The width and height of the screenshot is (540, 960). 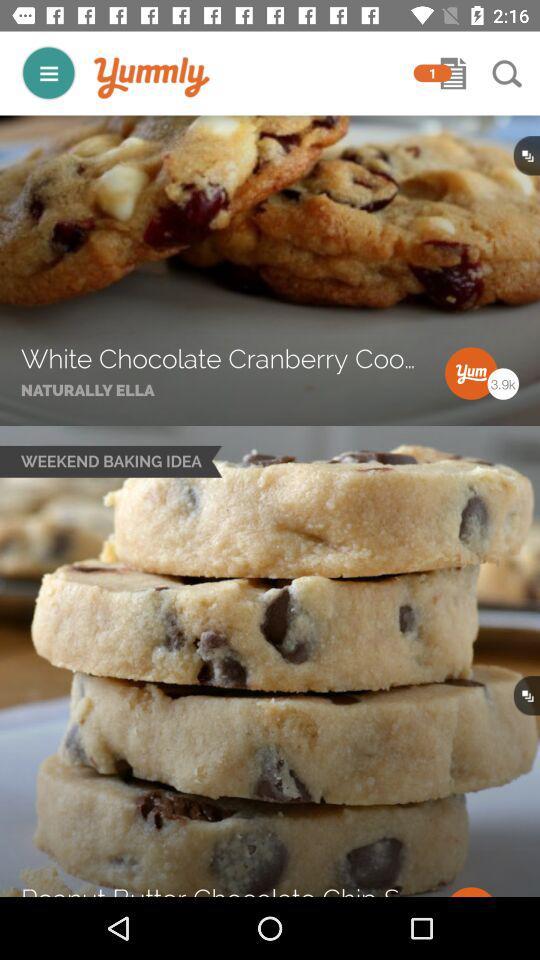 I want to click on item to the left of  1, so click(x=151, y=78).